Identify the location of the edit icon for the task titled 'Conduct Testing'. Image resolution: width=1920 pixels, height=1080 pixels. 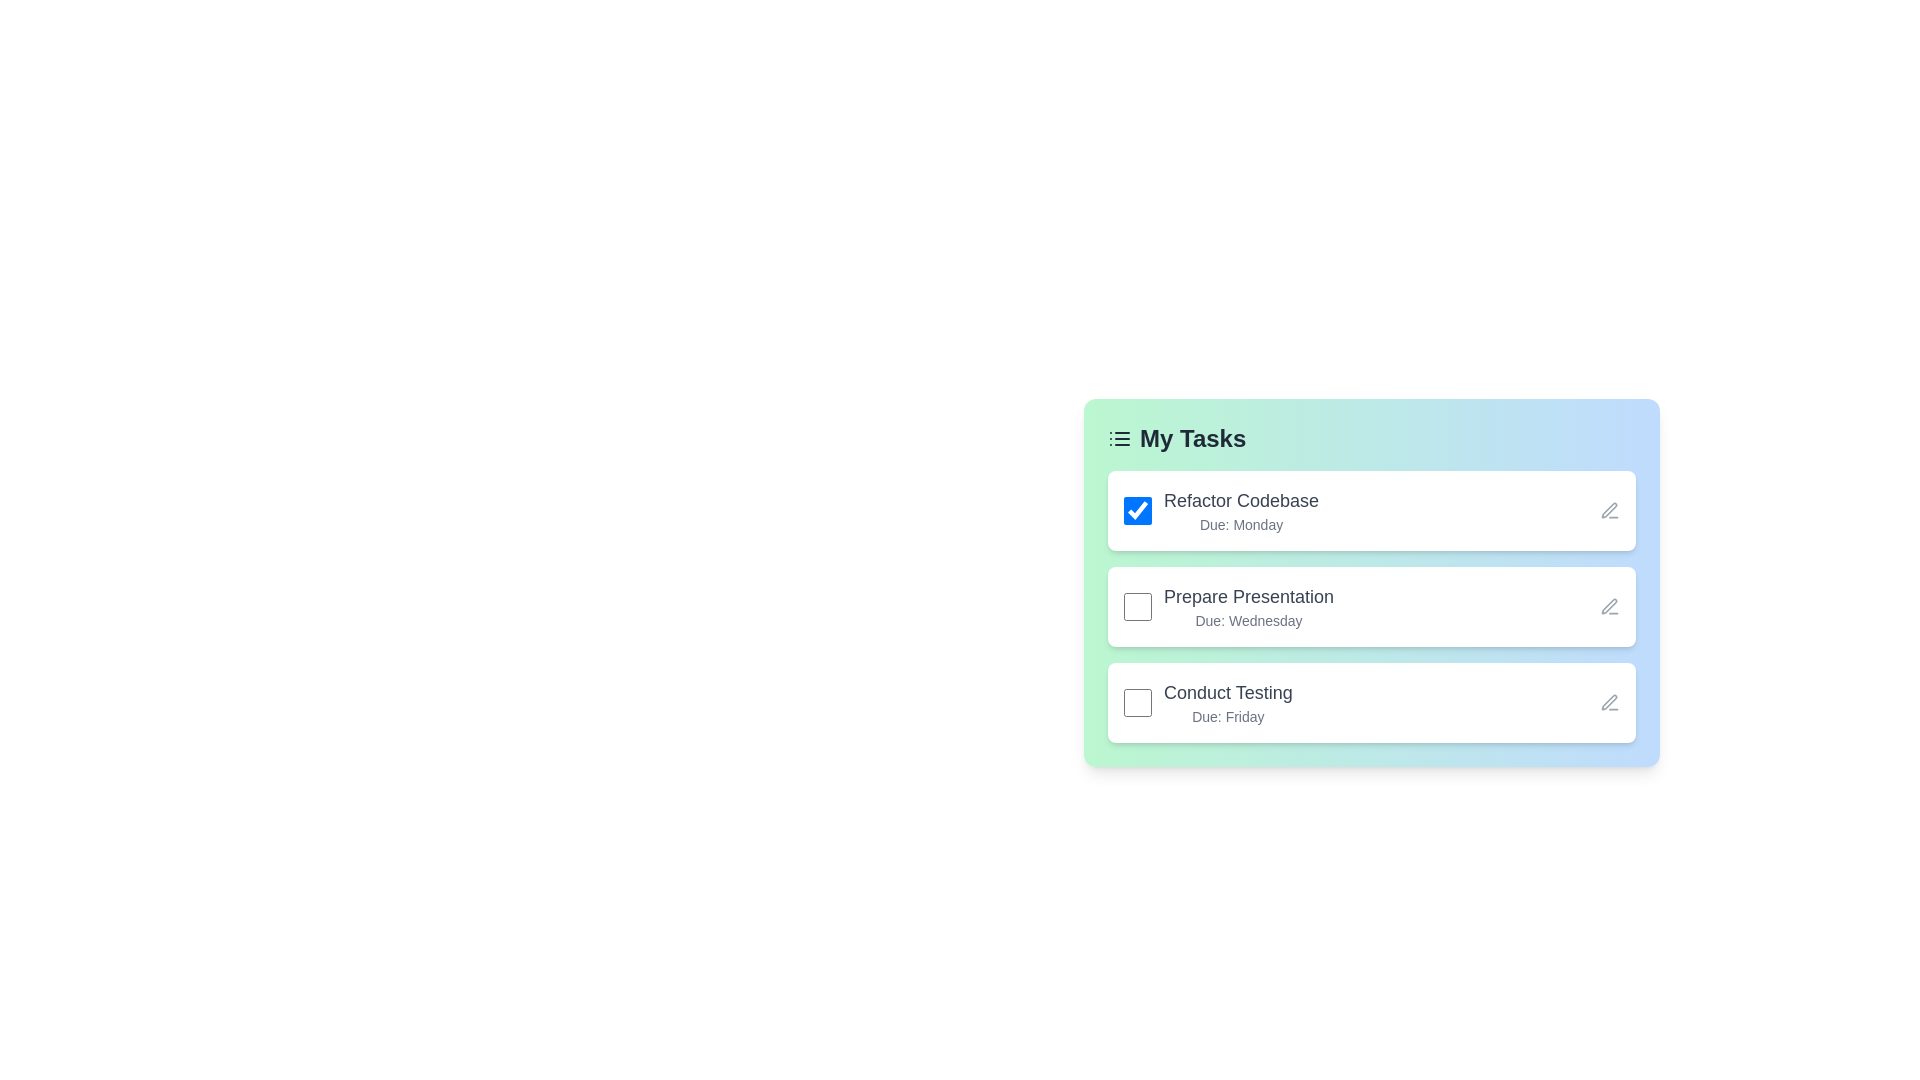
(1609, 701).